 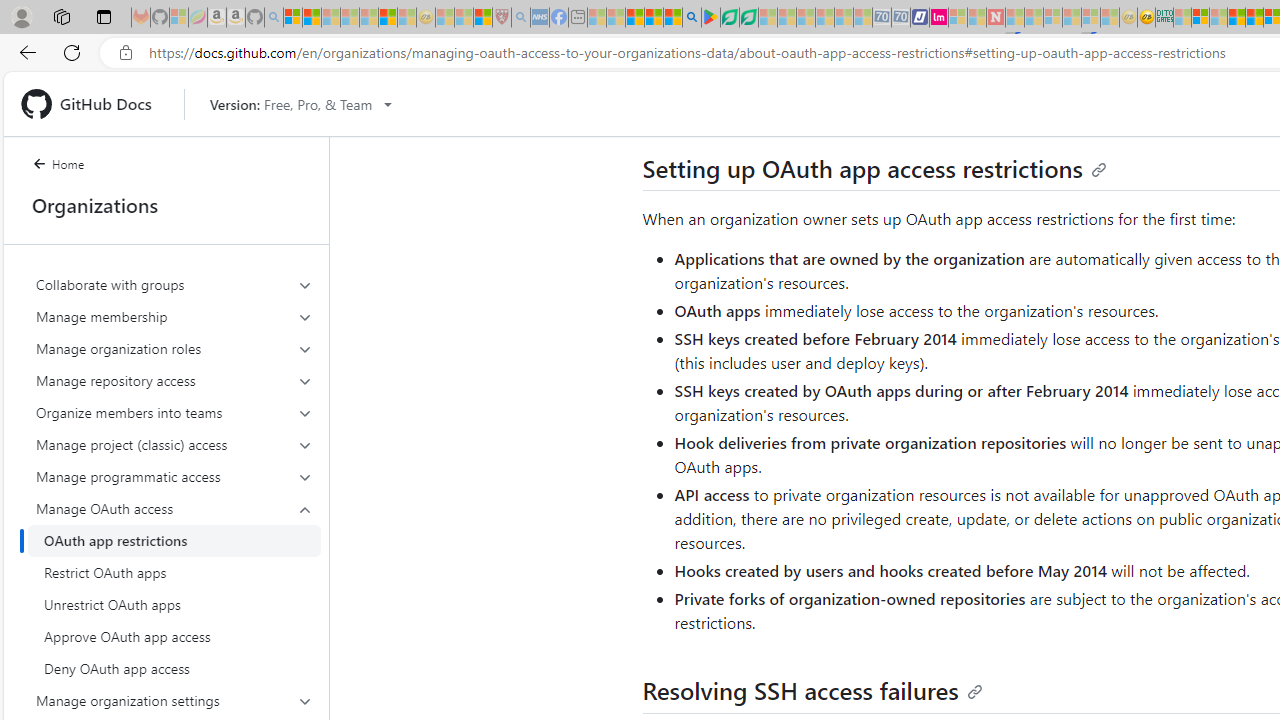 I want to click on 'OAuth app restrictions', so click(x=174, y=541).